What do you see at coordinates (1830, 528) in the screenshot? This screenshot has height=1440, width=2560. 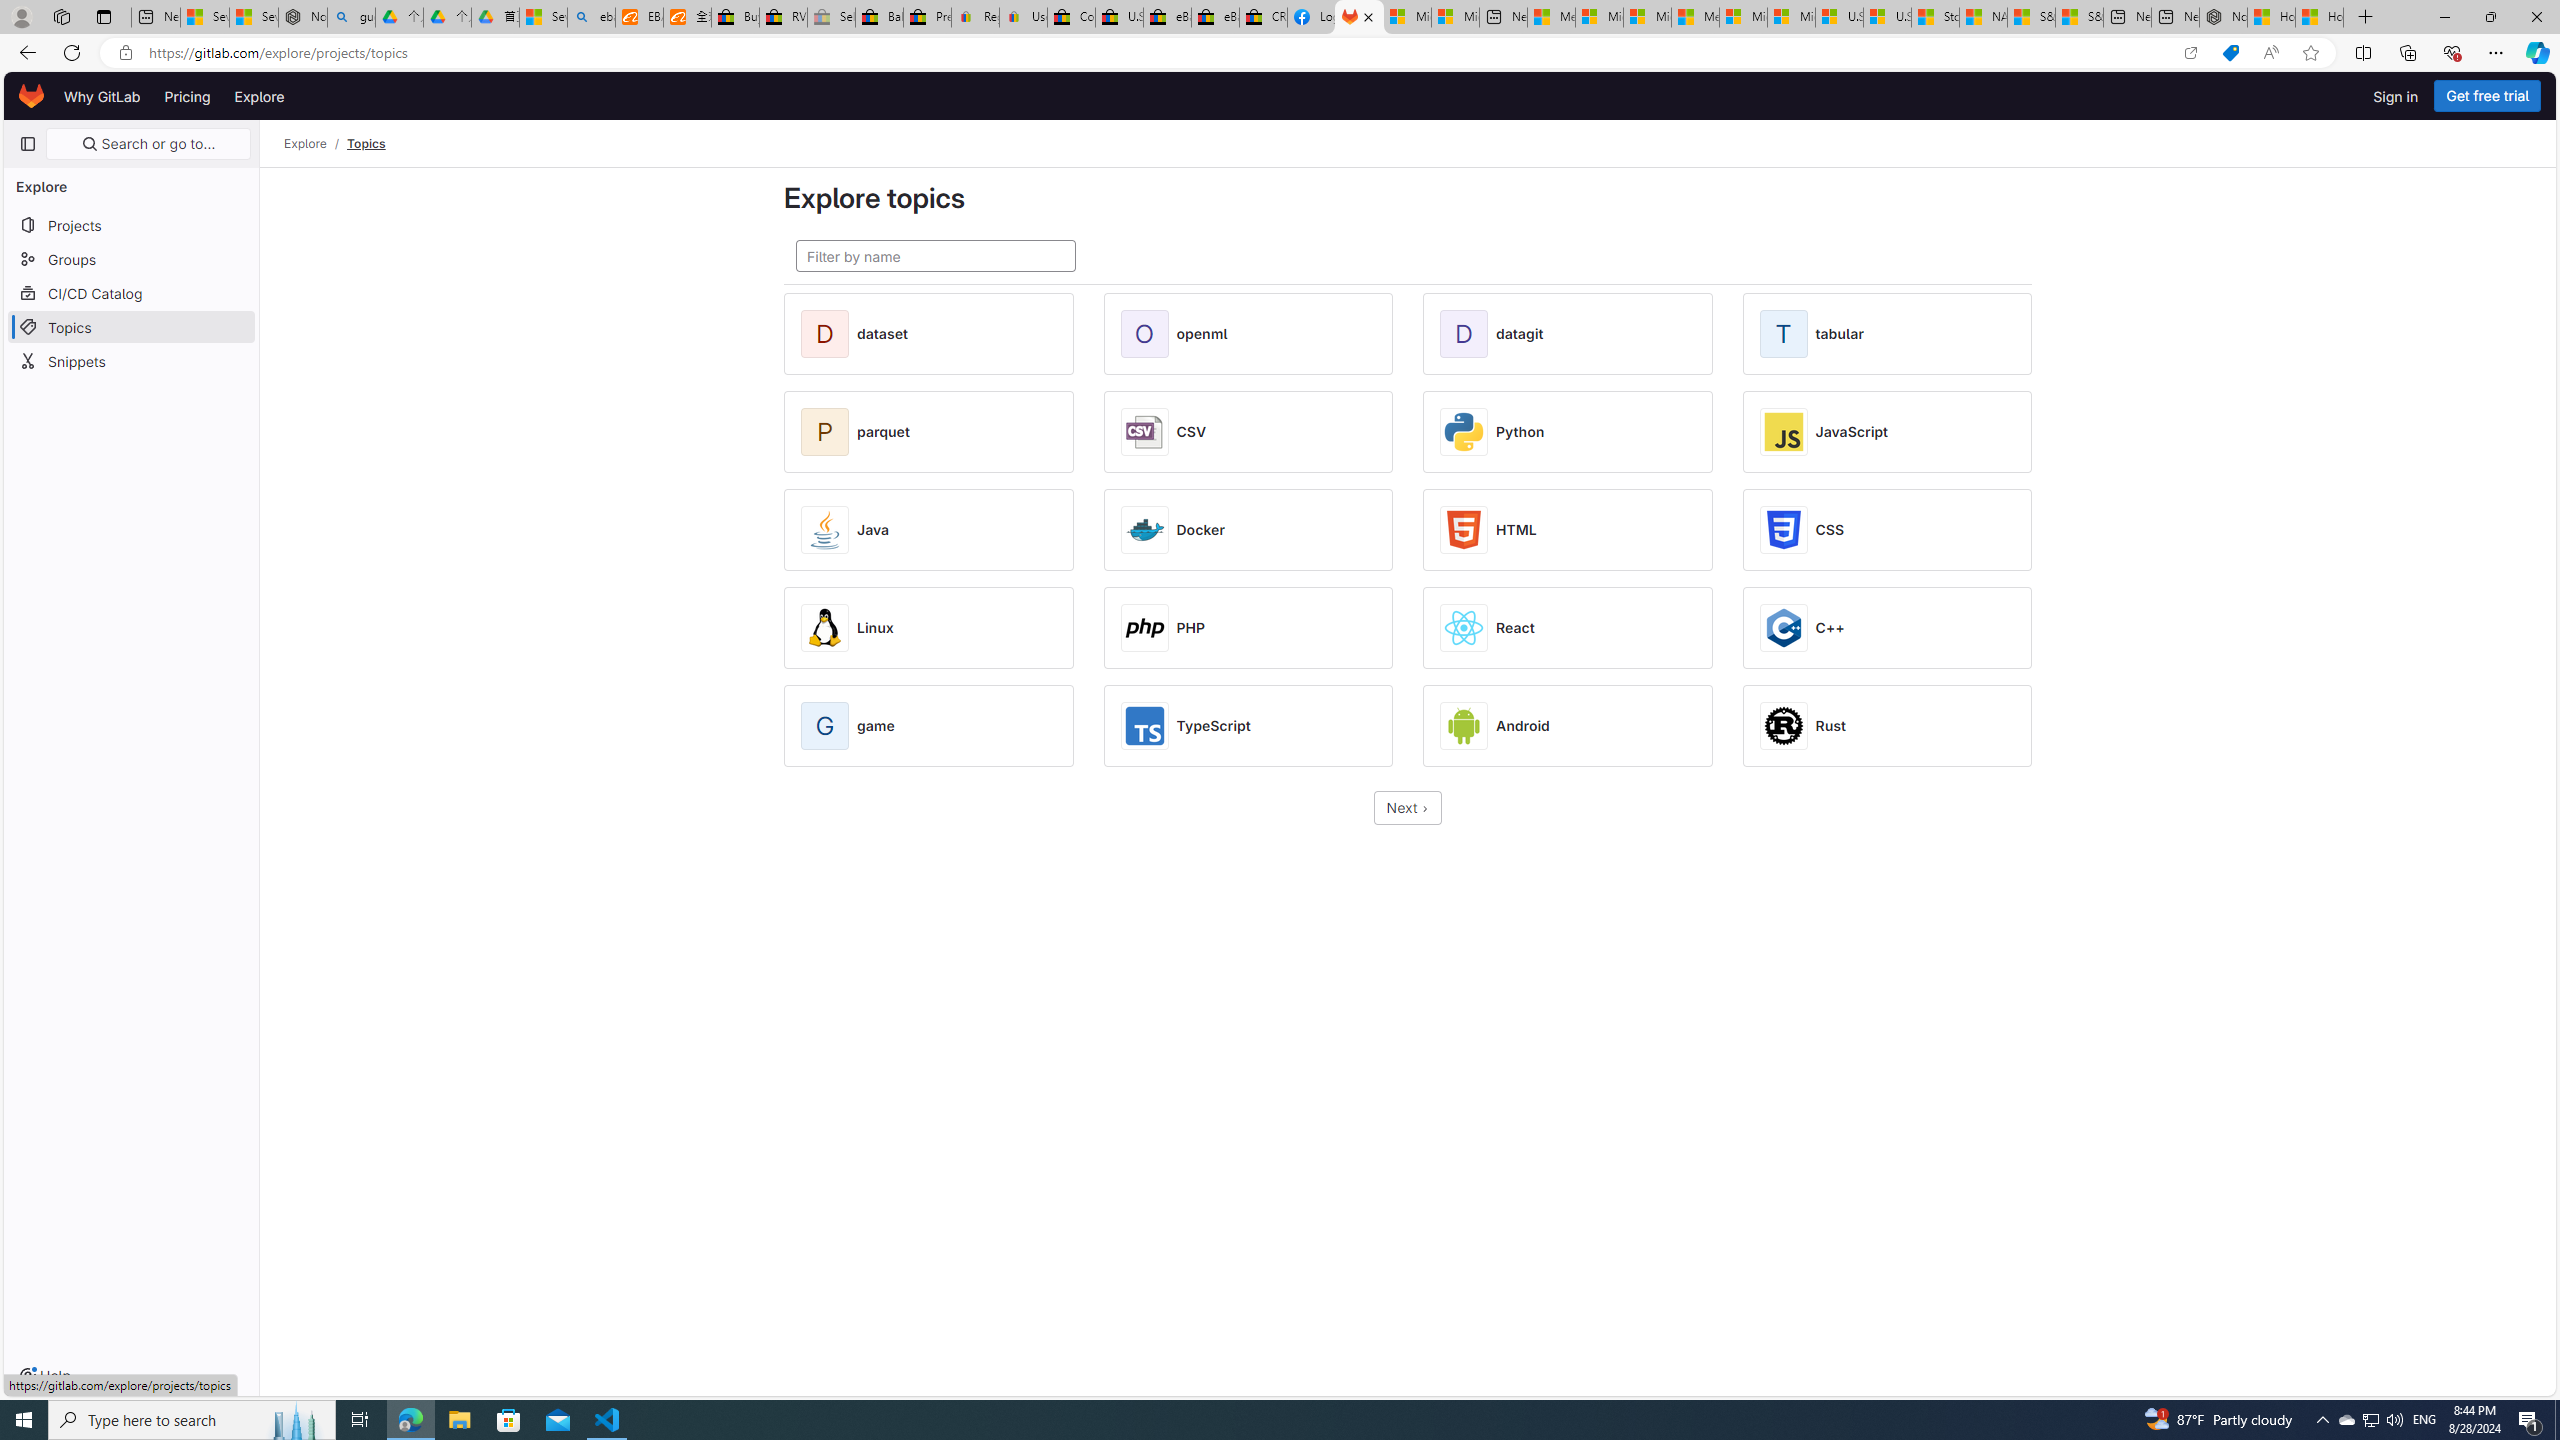 I see `'CSS'` at bounding box center [1830, 528].